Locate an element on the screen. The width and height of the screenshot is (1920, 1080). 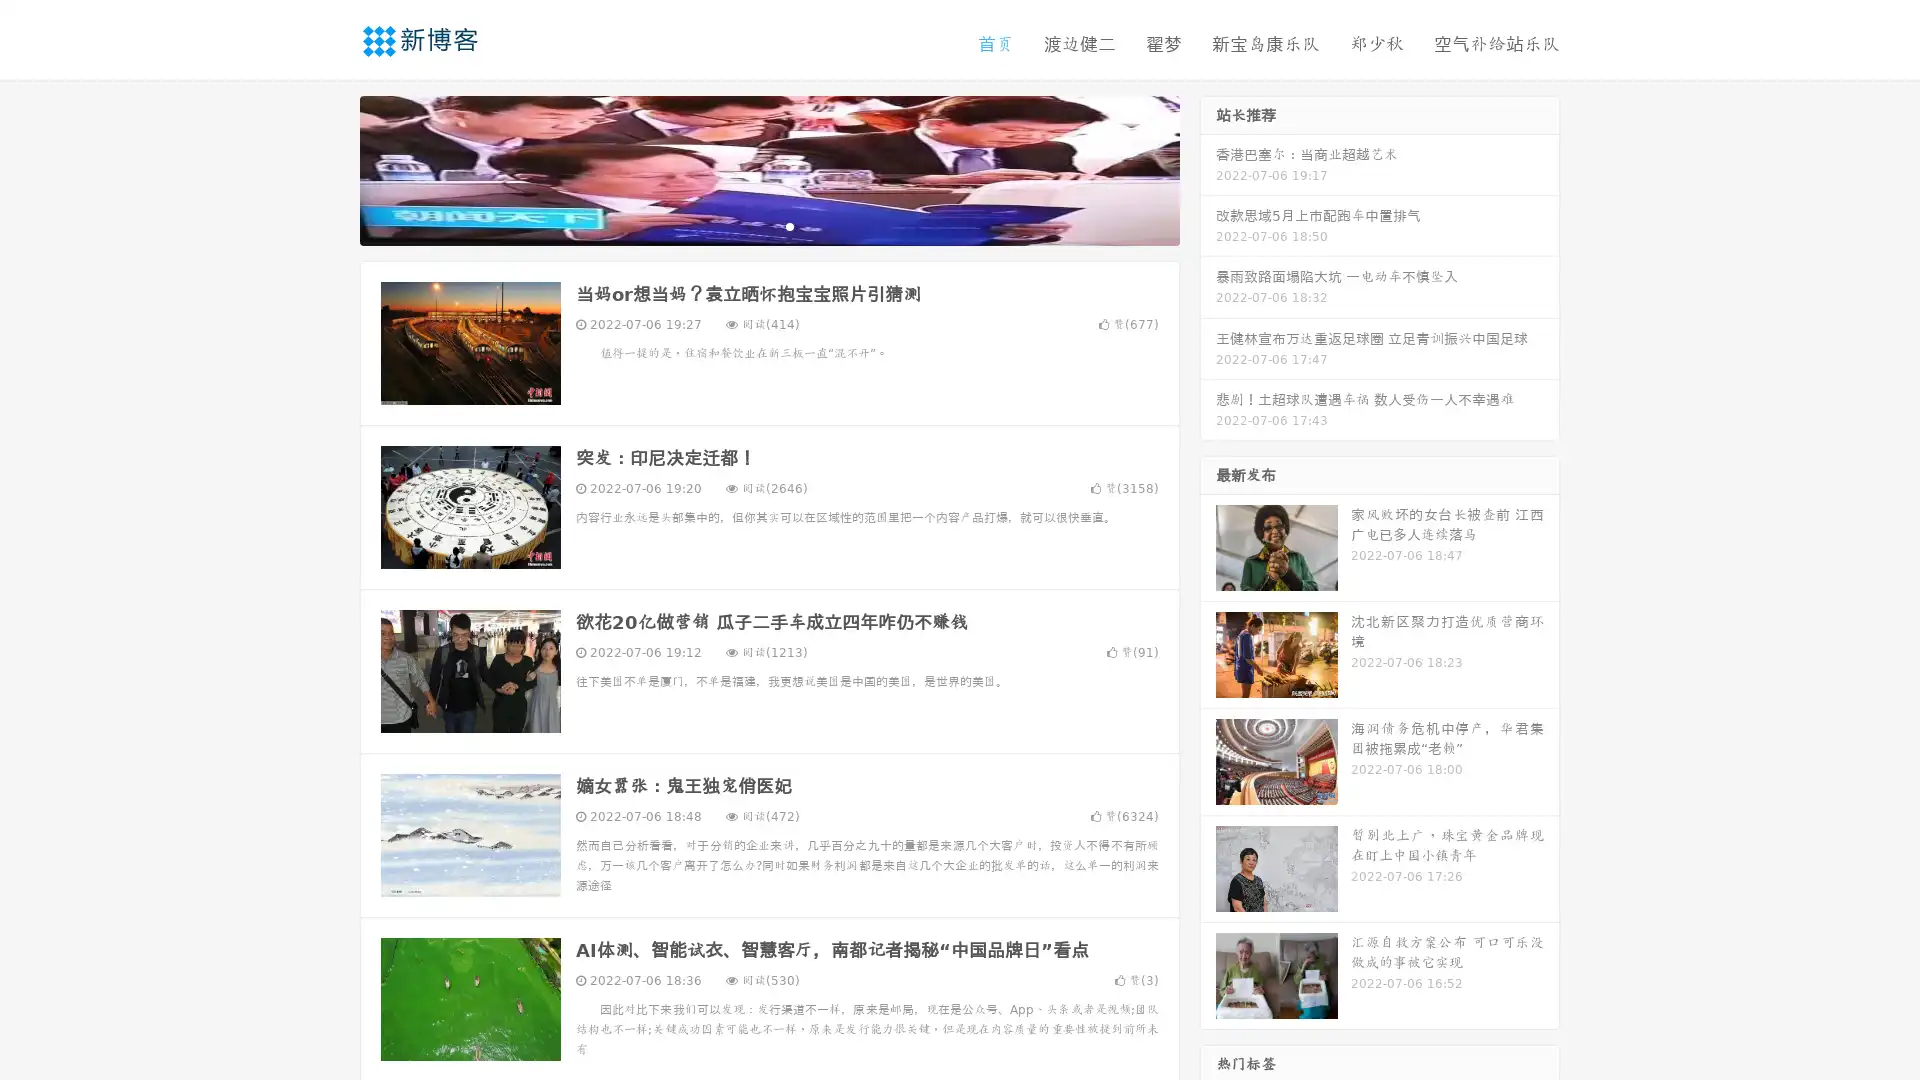
Go to slide 3 is located at coordinates (789, 225).